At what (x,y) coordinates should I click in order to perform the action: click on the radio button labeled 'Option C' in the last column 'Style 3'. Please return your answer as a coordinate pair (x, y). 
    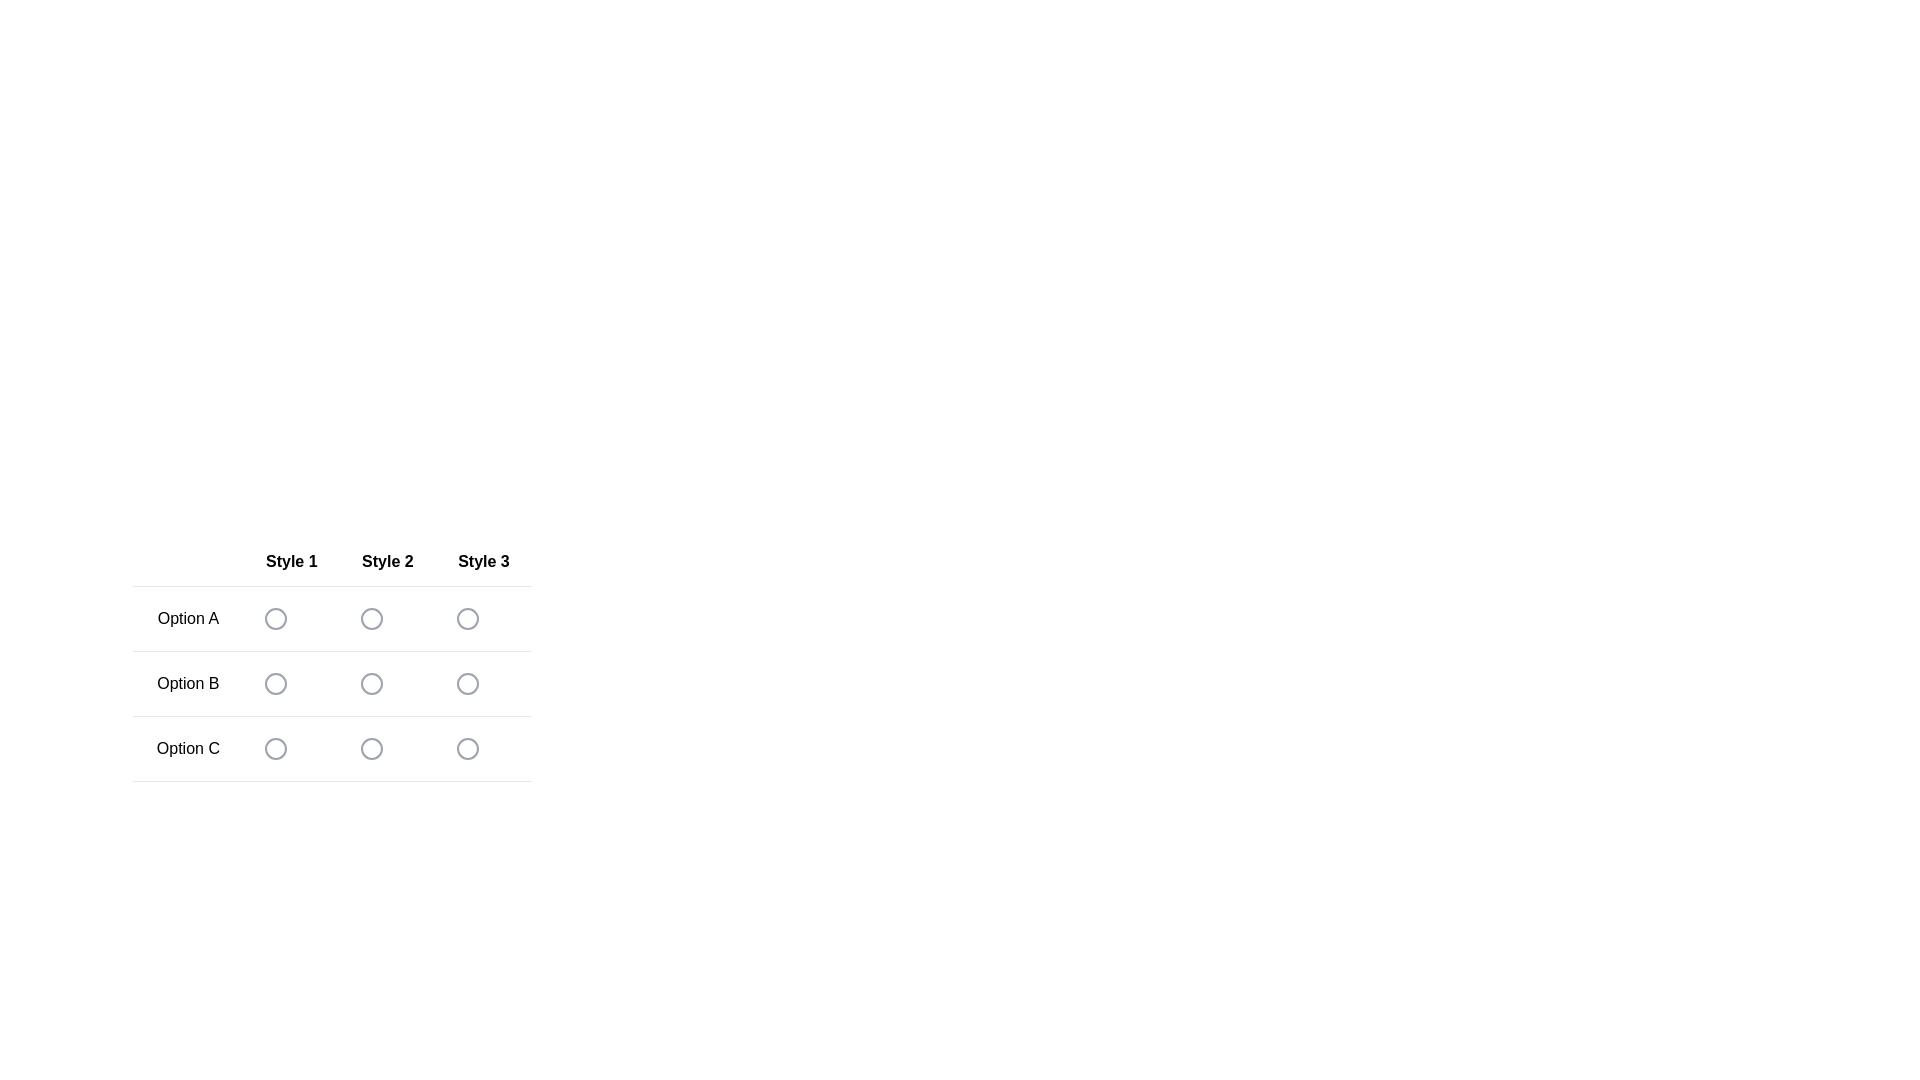
    Looking at the image, I should click on (466, 748).